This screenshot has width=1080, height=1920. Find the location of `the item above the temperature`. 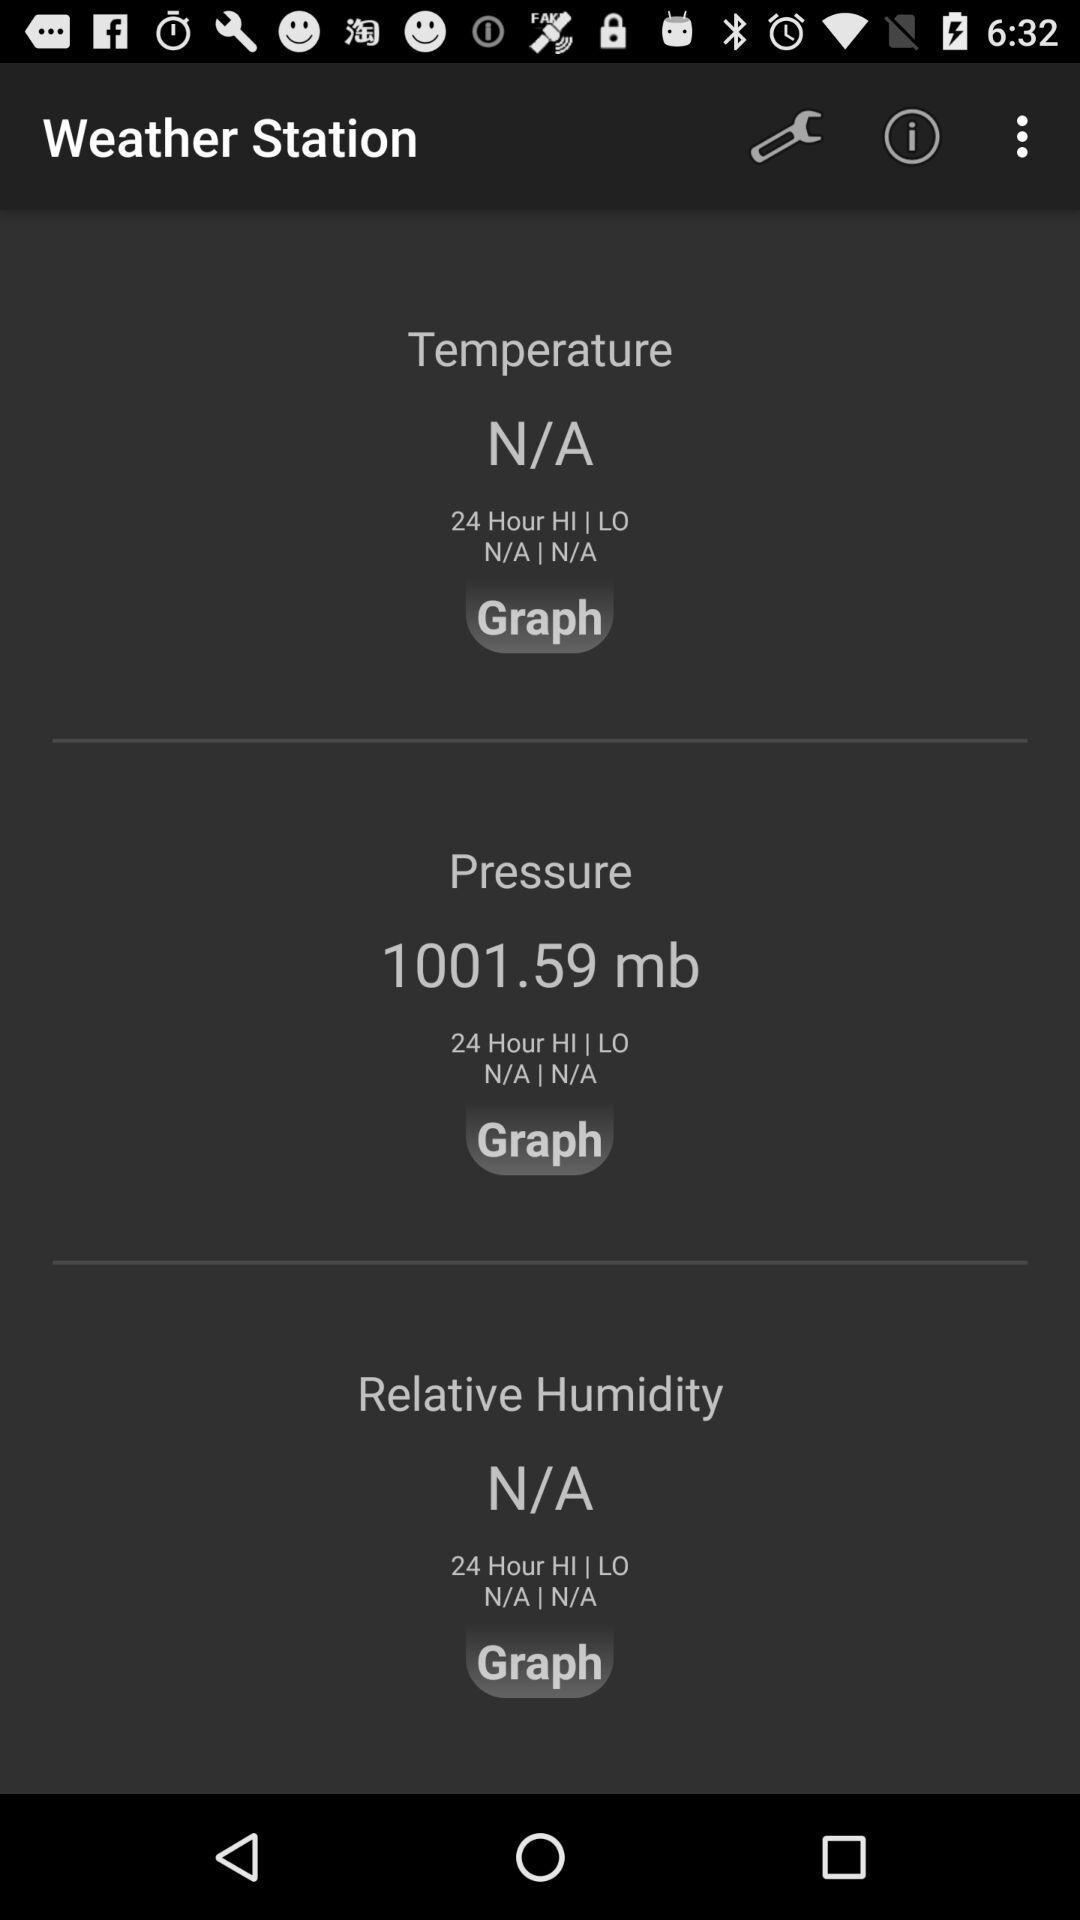

the item above the temperature is located at coordinates (785, 135).